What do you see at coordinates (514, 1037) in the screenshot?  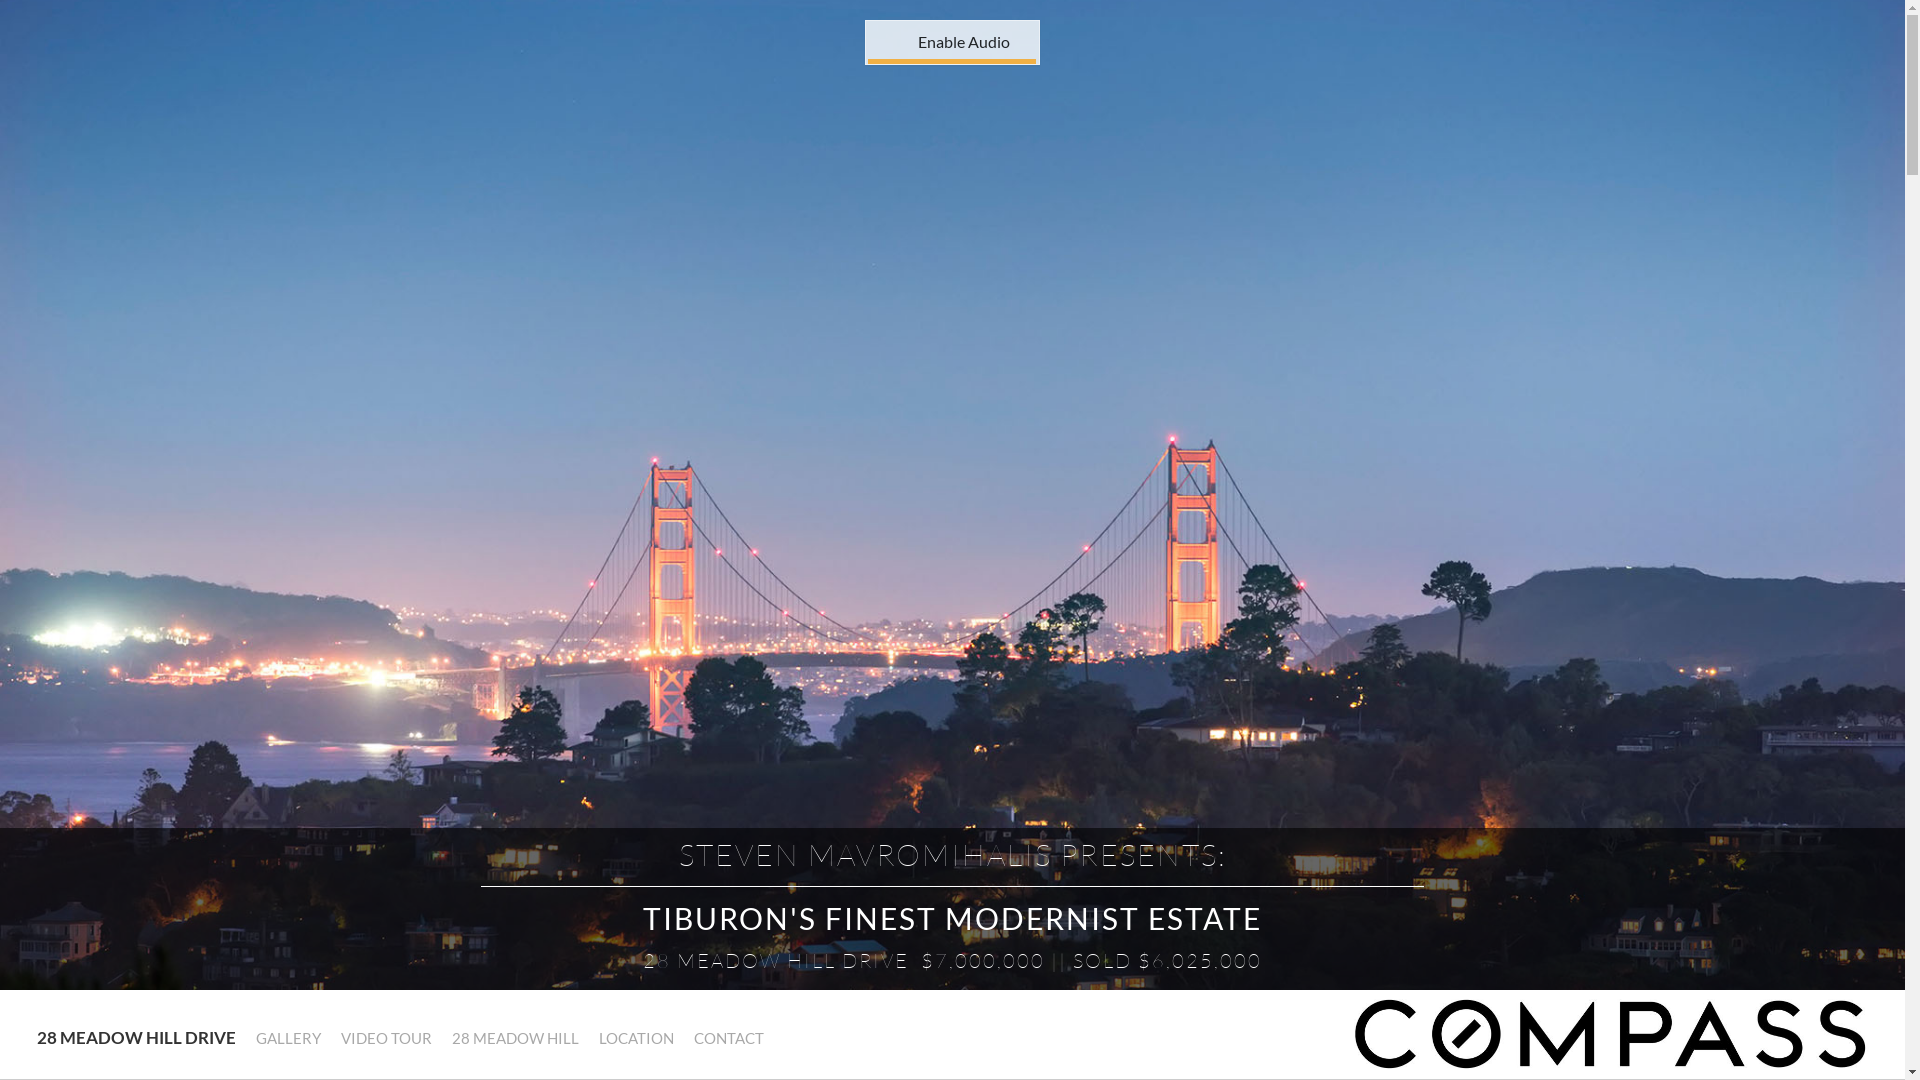 I see `'28 MEADOW HILL'` at bounding box center [514, 1037].